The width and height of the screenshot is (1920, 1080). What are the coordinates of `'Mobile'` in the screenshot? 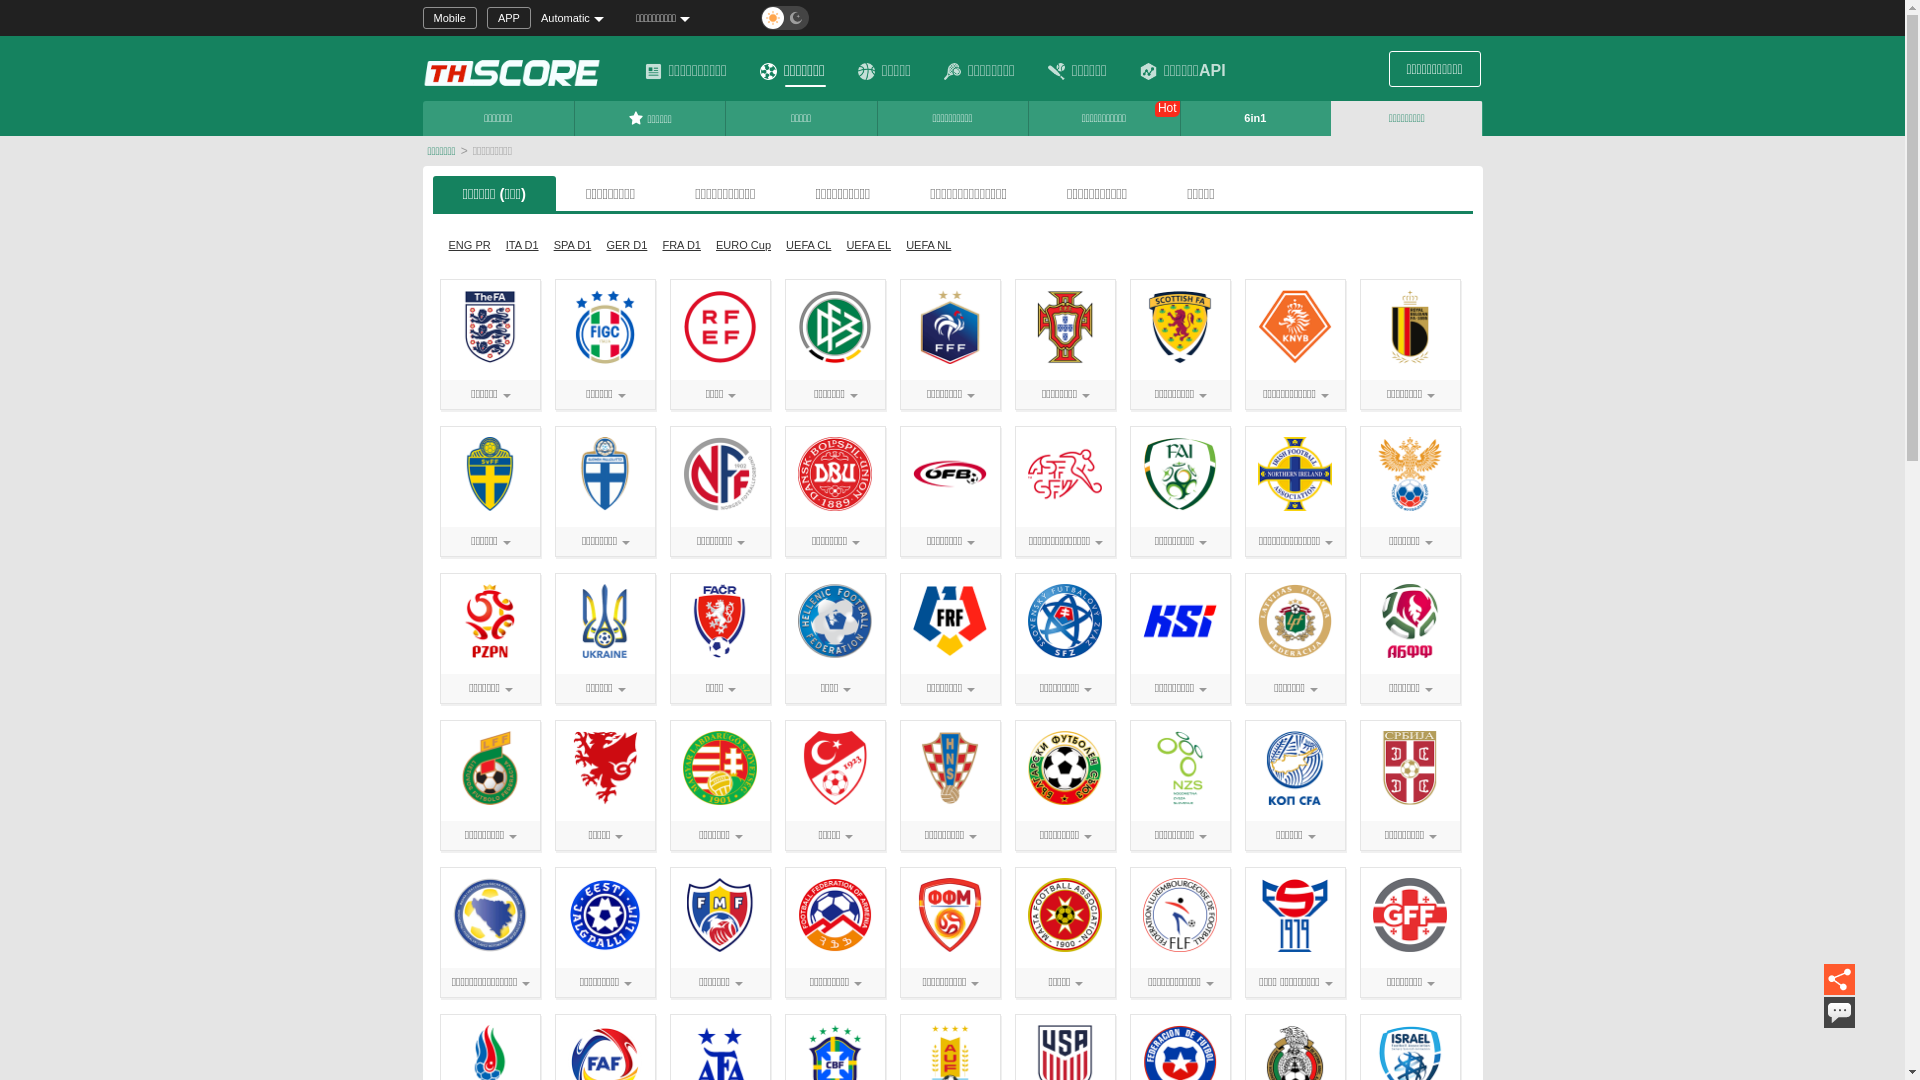 It's located at (448, 18).